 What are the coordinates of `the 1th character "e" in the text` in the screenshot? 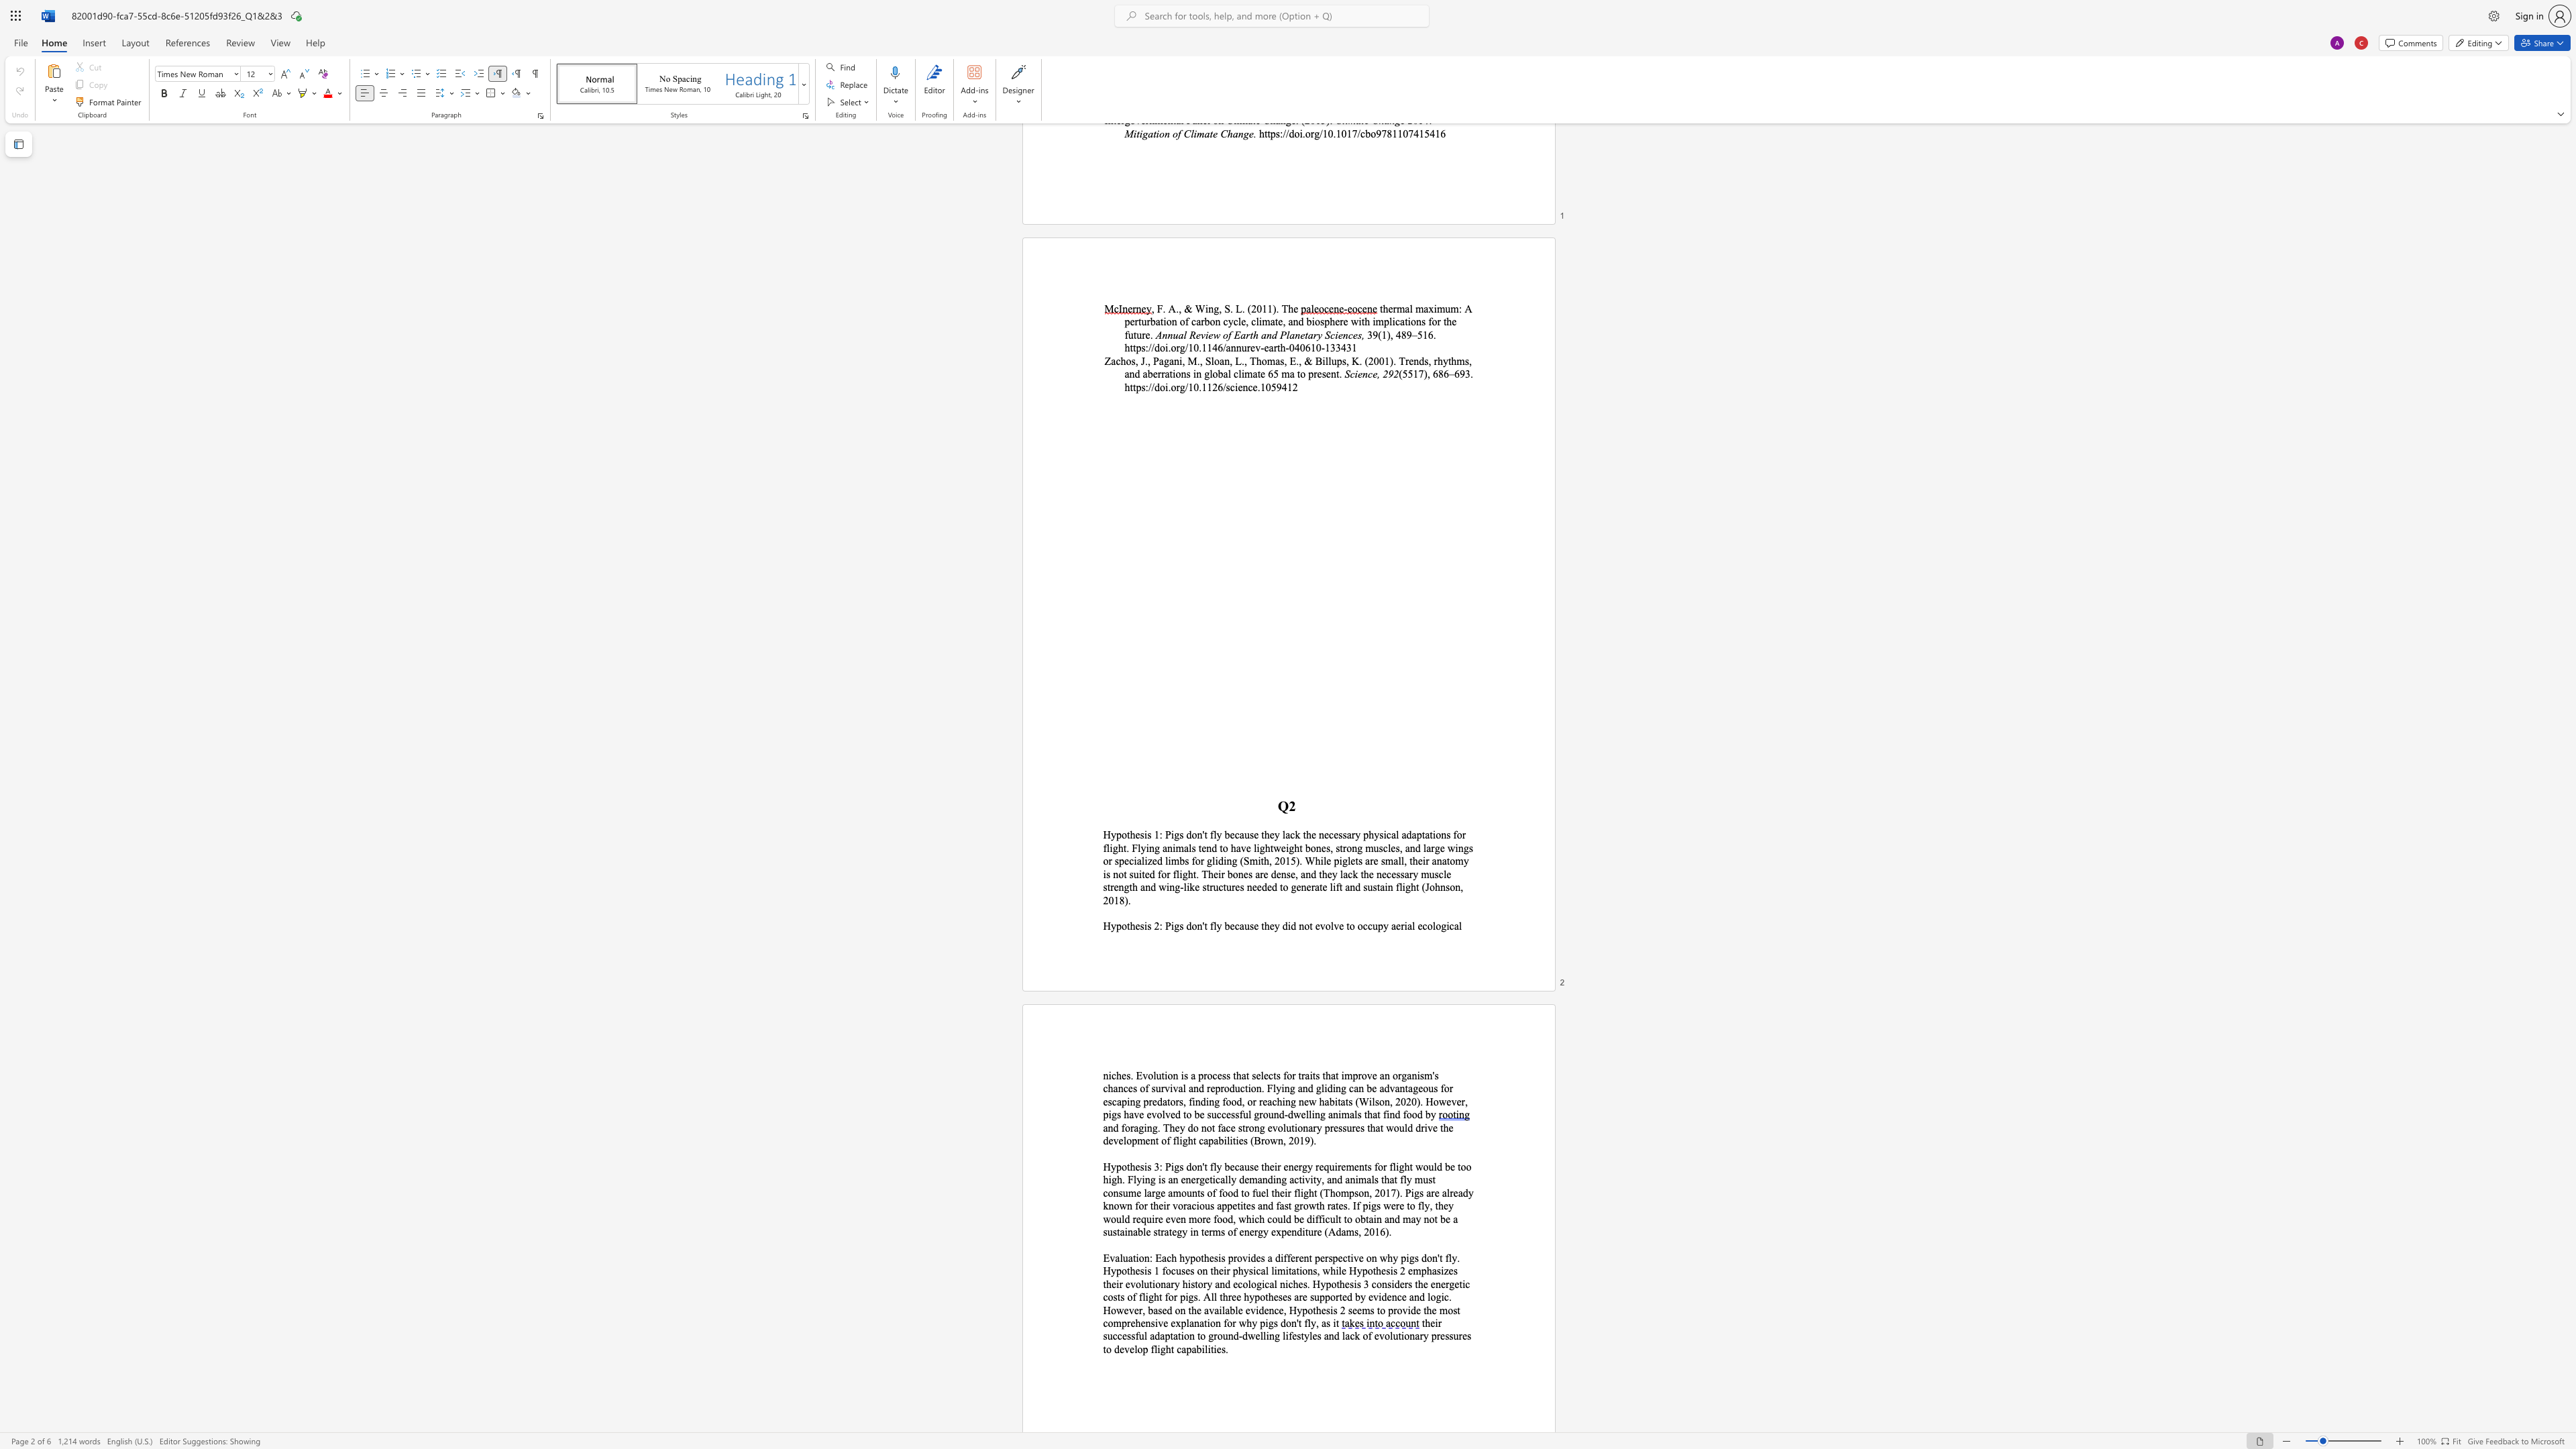 It's located at (1137, 924).